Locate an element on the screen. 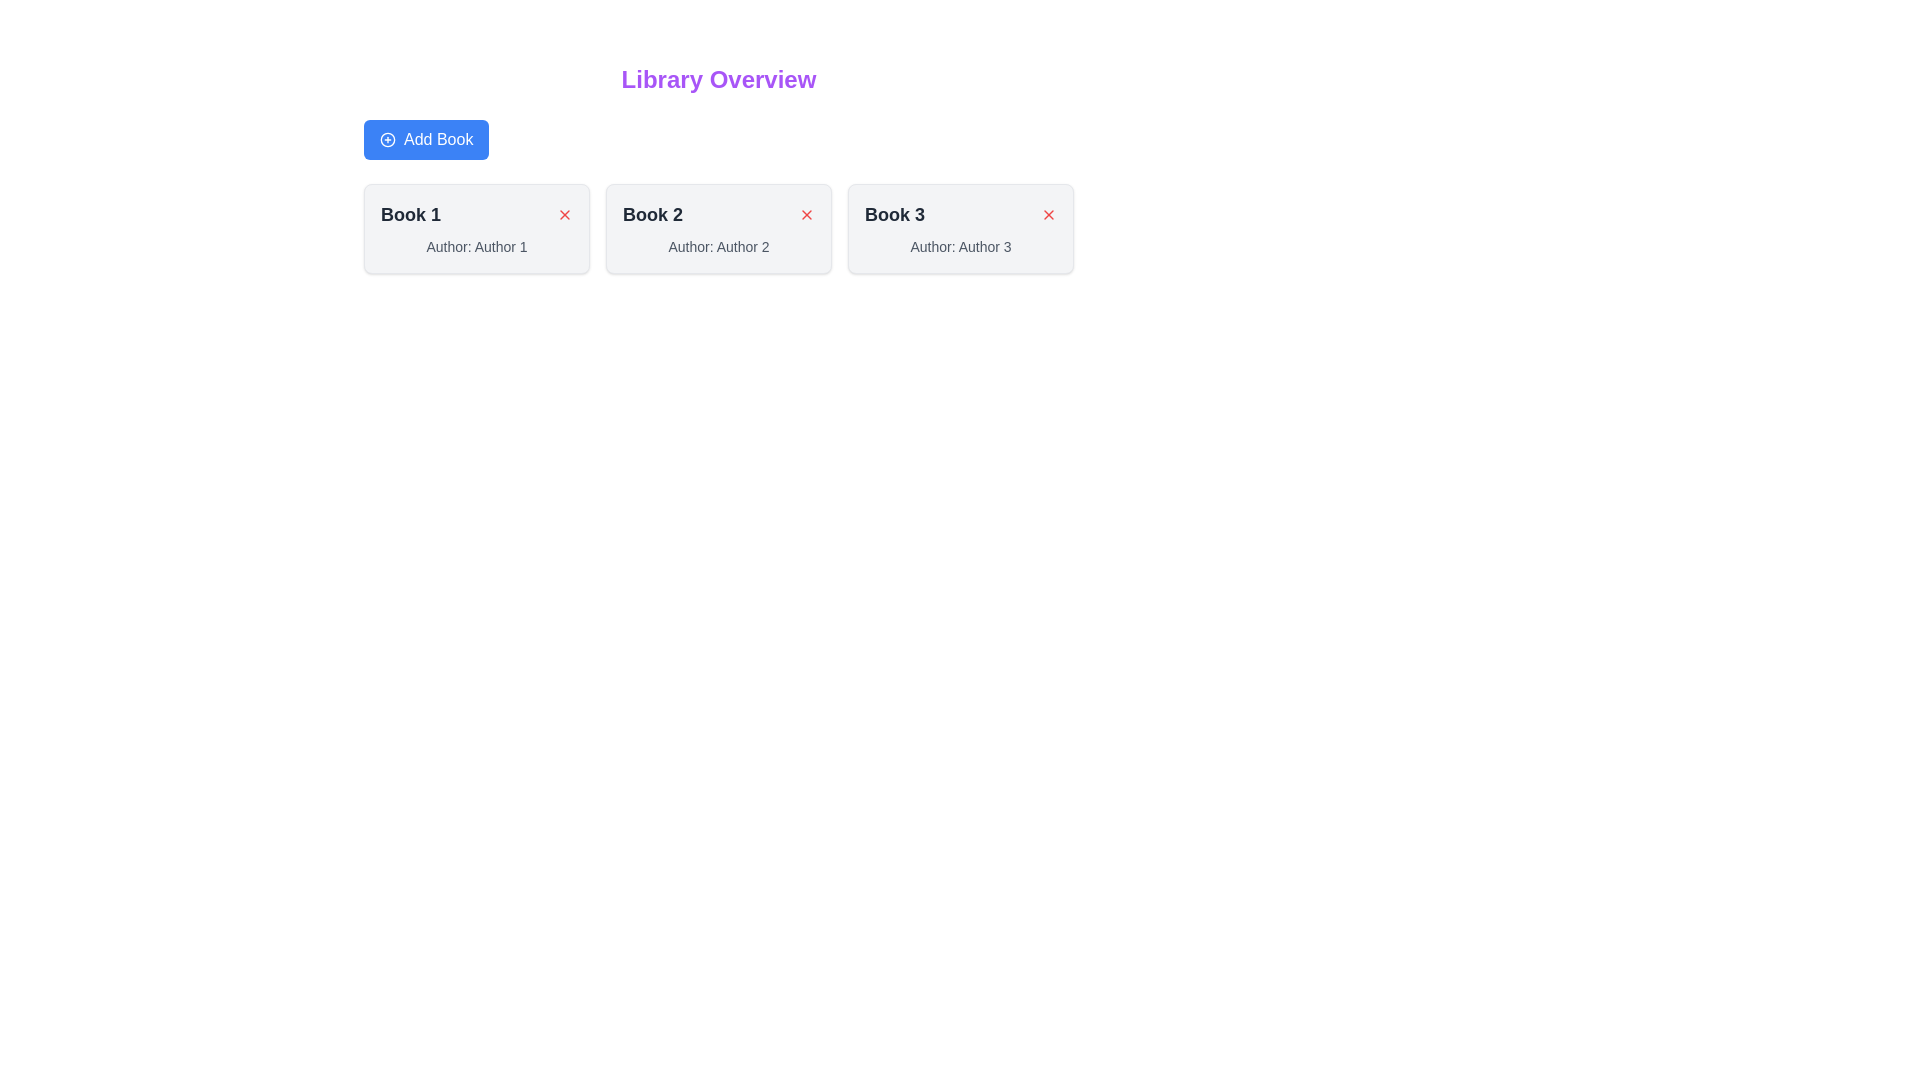 The height and width of the screenshot is (1080, 1920). the close button located at the top-right corner of the 'Book 3' card is located at coordinates (1048, 215).